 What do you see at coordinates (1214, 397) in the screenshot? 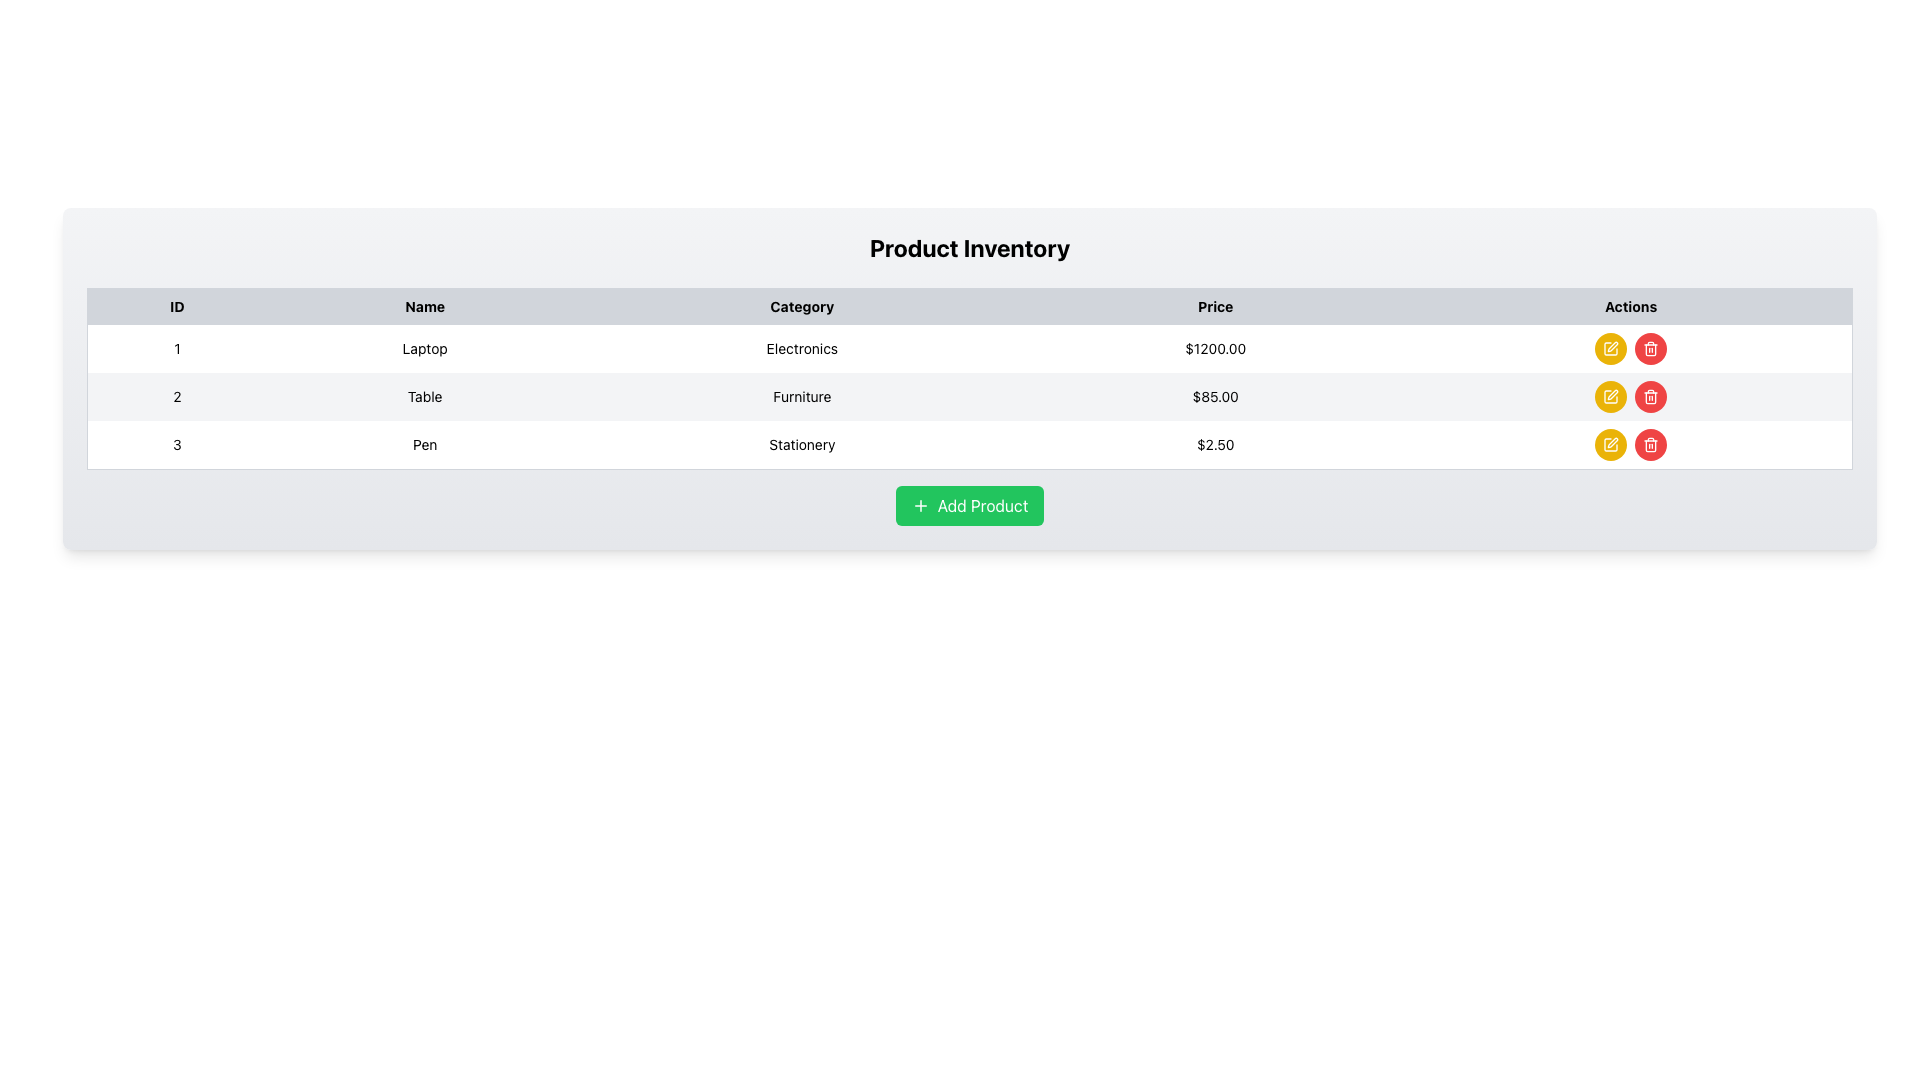
I see `text label indicating the price of the 'Table' item located in the second row of the product inventory table under the 'Price' column, between 'Category' and 'Actions' columns` at bounding box center [1214, 397].